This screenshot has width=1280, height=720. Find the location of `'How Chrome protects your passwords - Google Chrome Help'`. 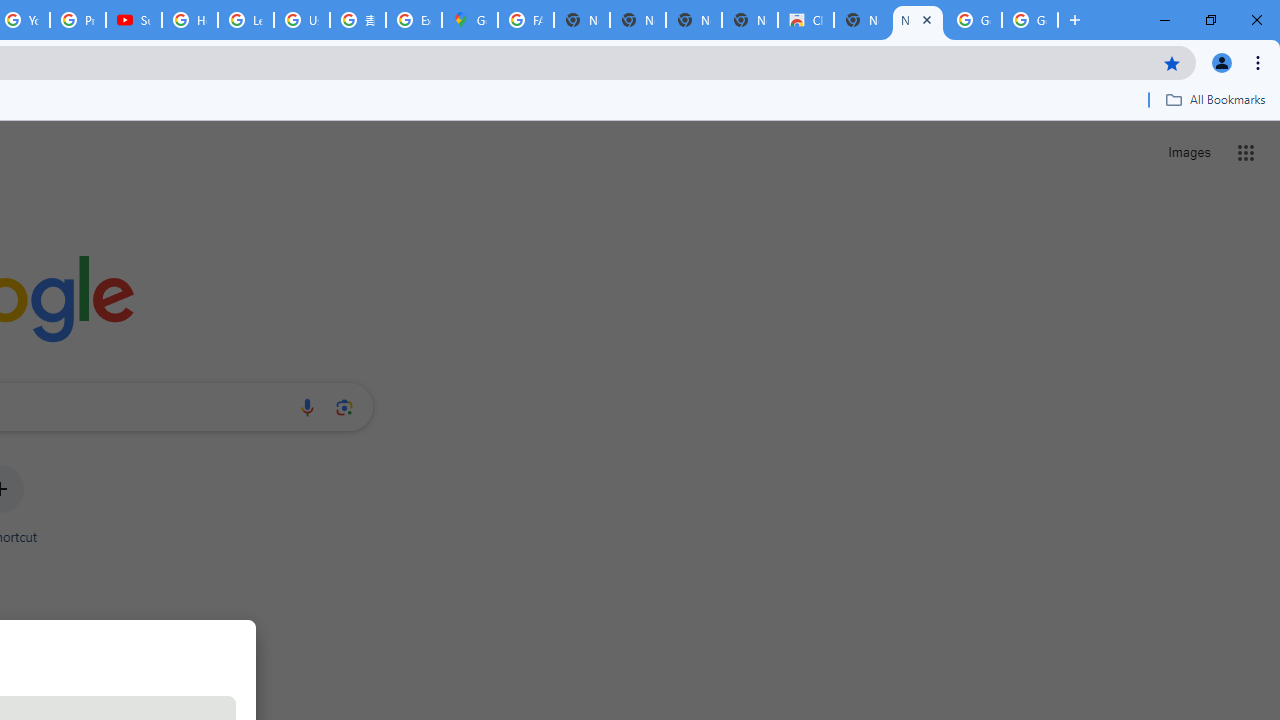

'How Chrome protects your passwords - Google Chrome Help' is located at coordinates (190, 20).